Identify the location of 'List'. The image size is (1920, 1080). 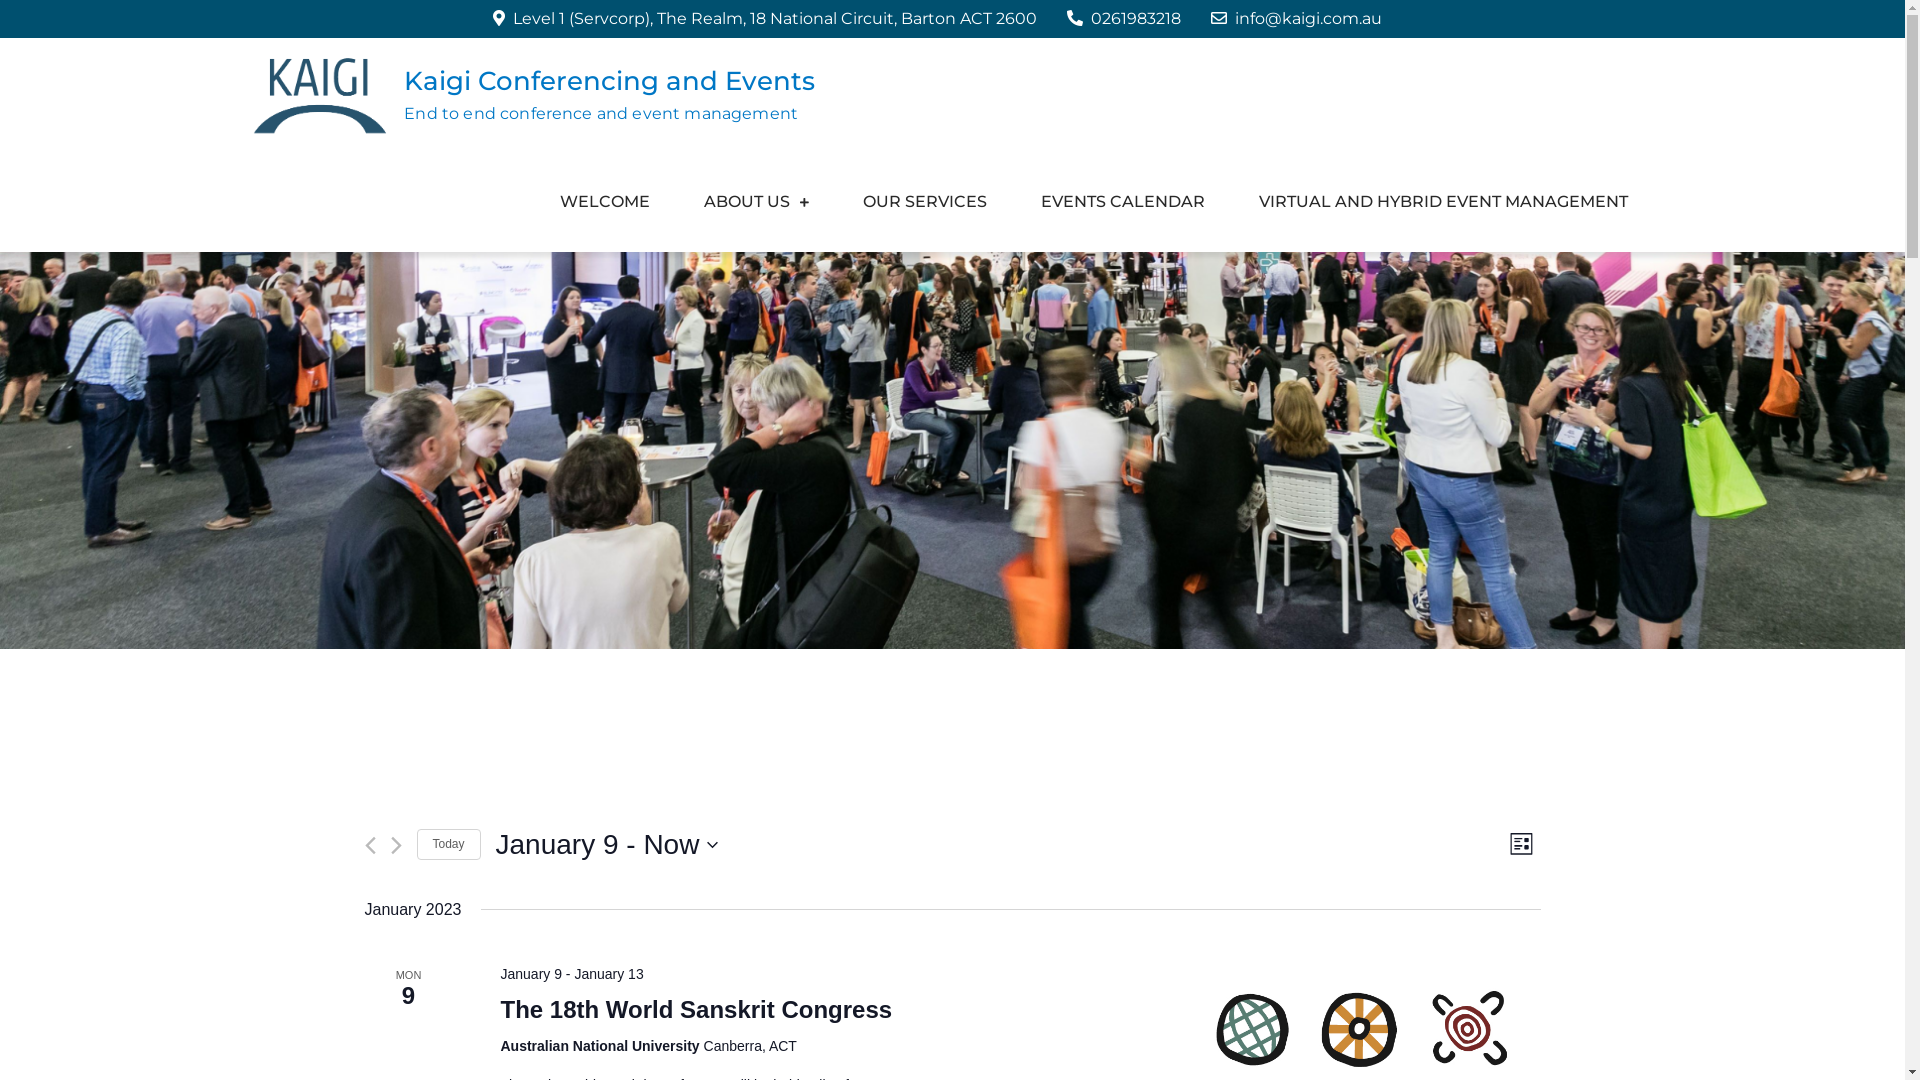
(1520, 844).